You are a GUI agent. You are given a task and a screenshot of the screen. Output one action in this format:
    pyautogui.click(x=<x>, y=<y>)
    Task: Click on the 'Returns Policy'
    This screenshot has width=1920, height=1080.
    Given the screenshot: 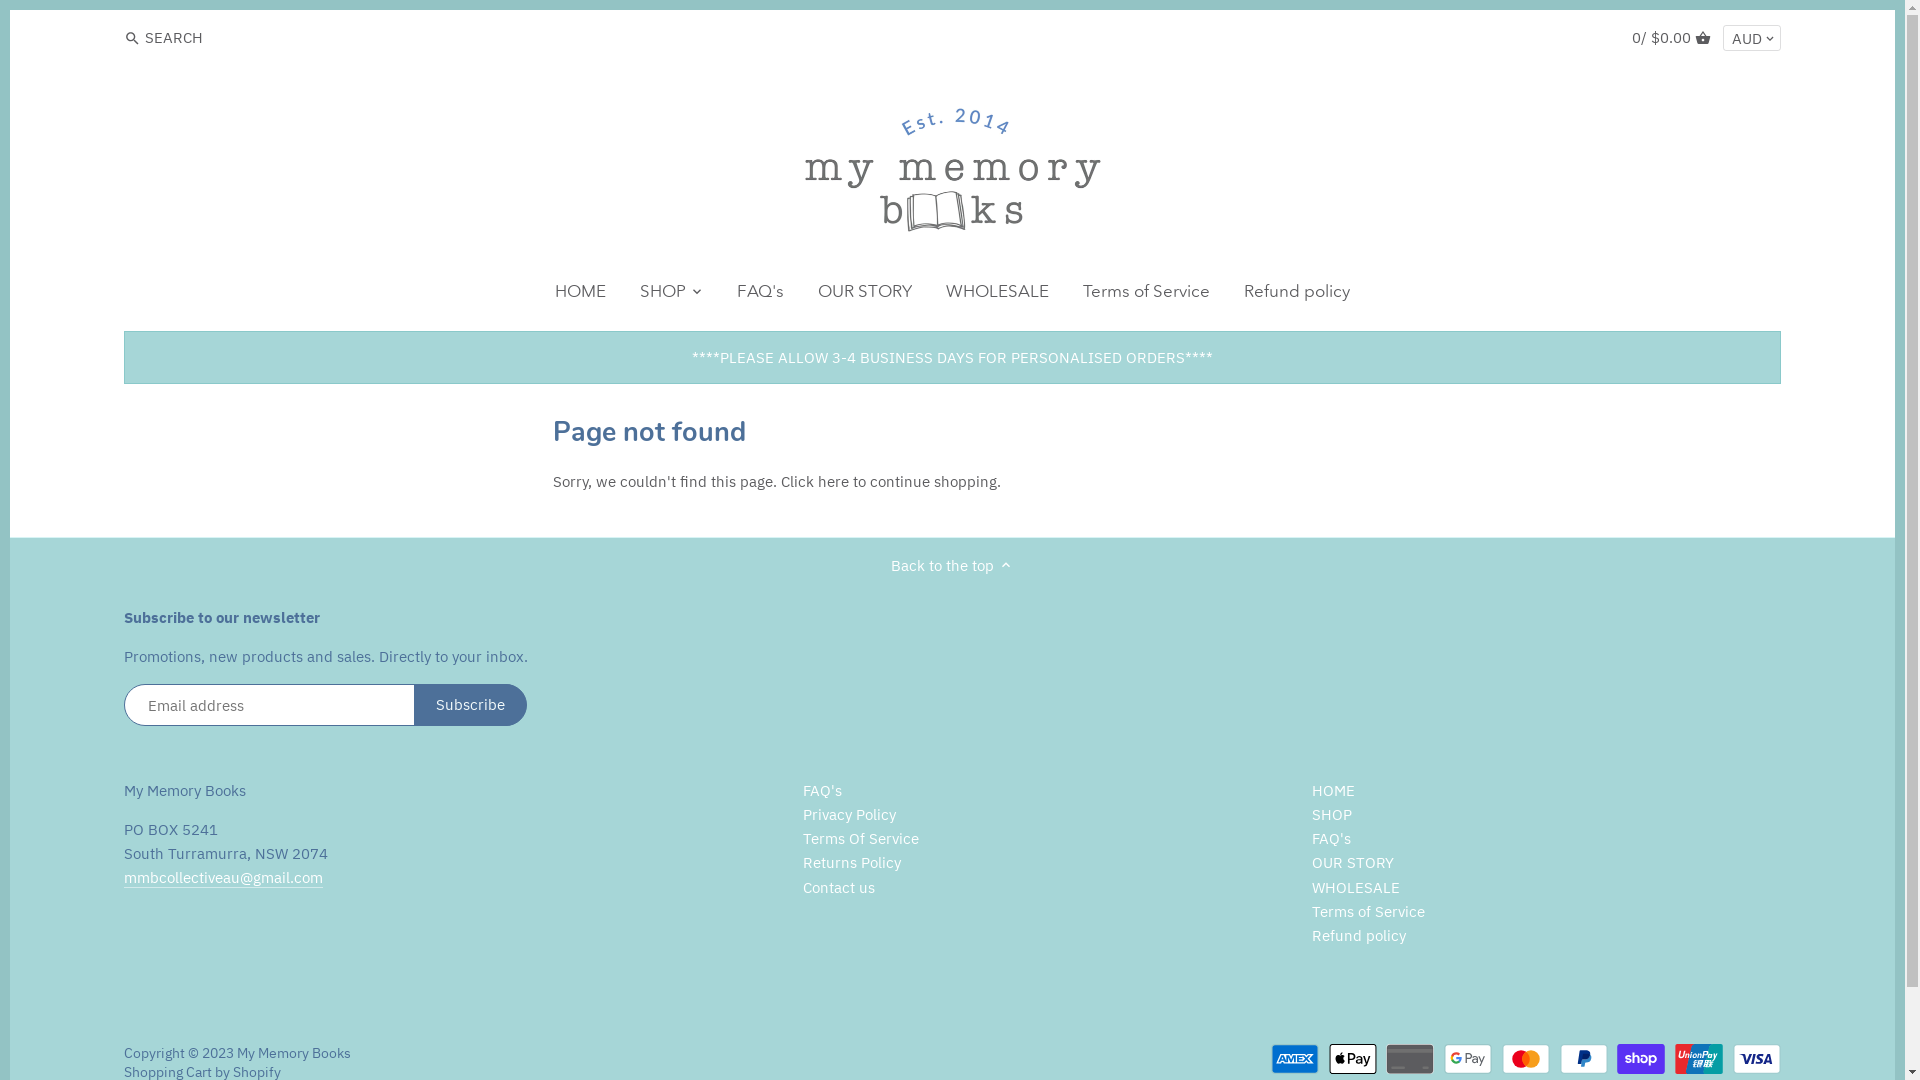 What is the action you would take?
    pyautogui.click(x=851, y=862)
    